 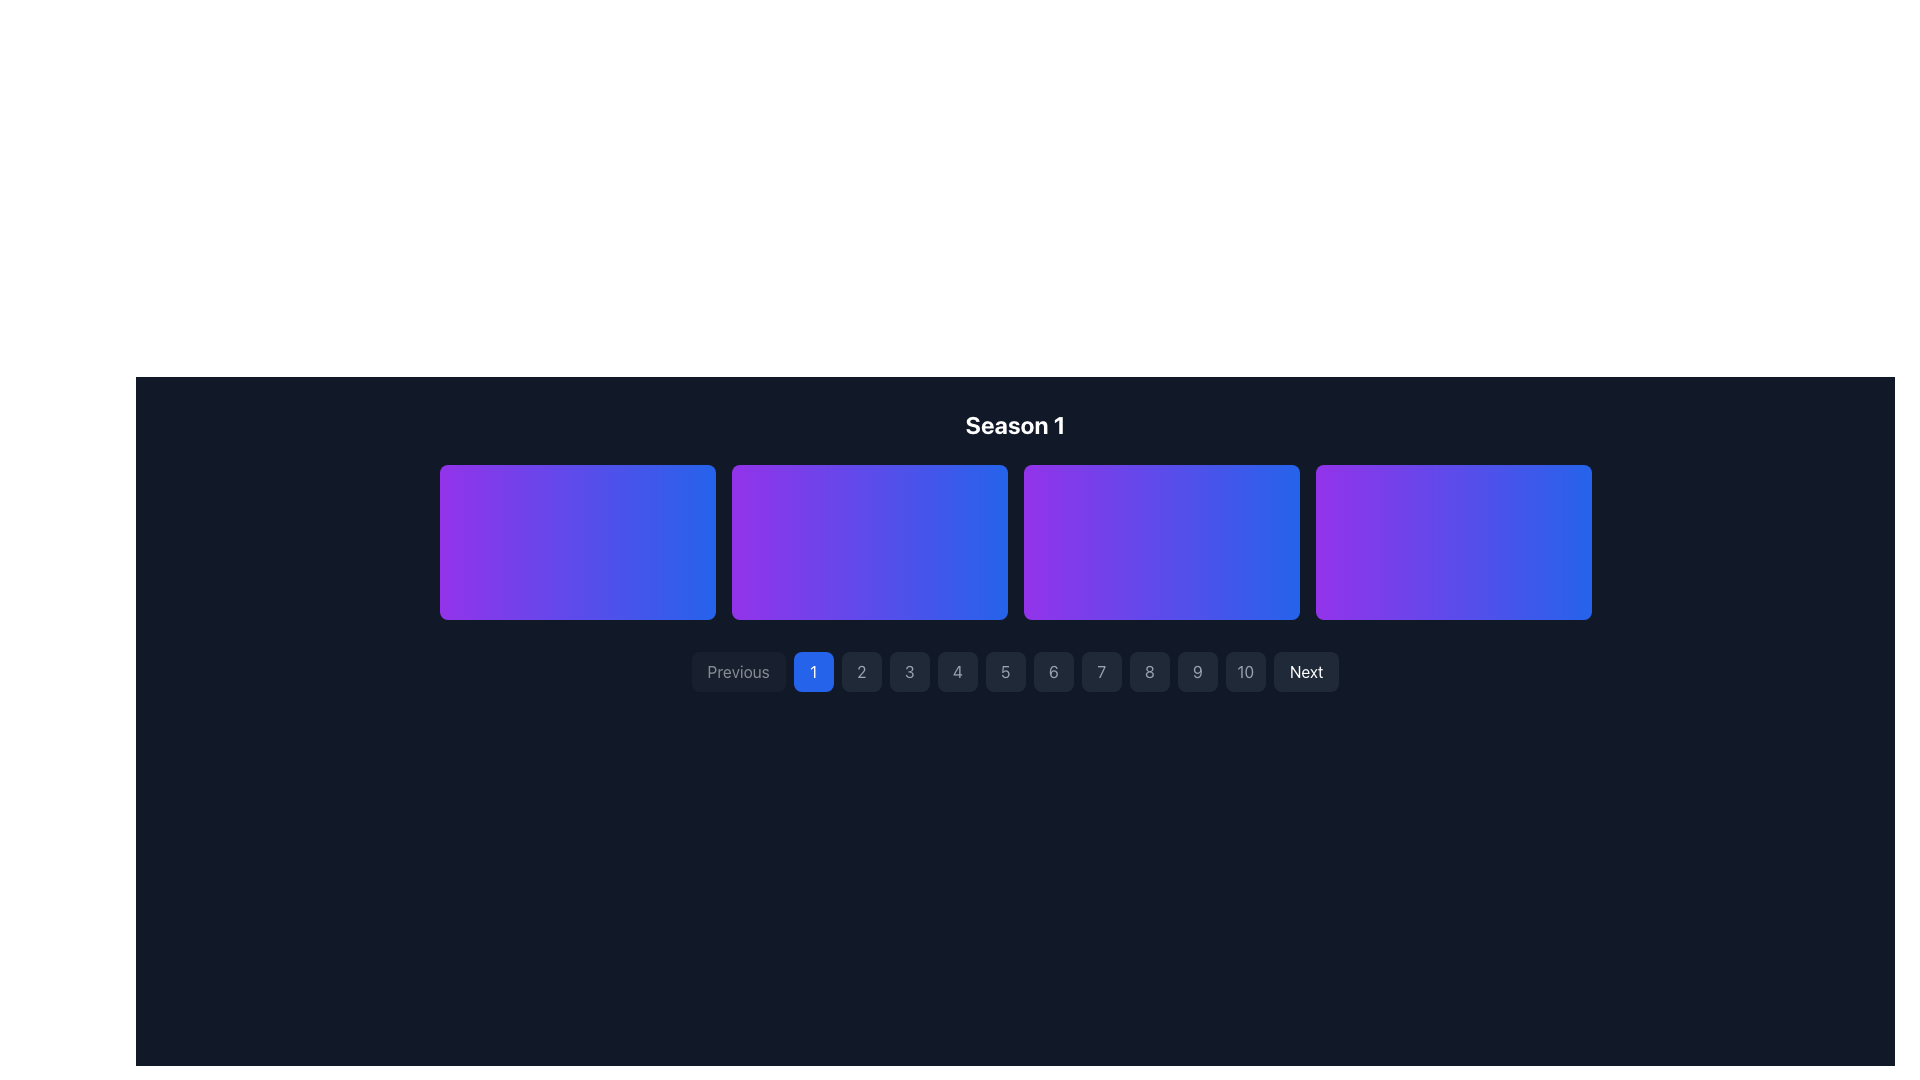 I want to click on the second button in the bottom center navigation bar, so click(x=813, y=672).